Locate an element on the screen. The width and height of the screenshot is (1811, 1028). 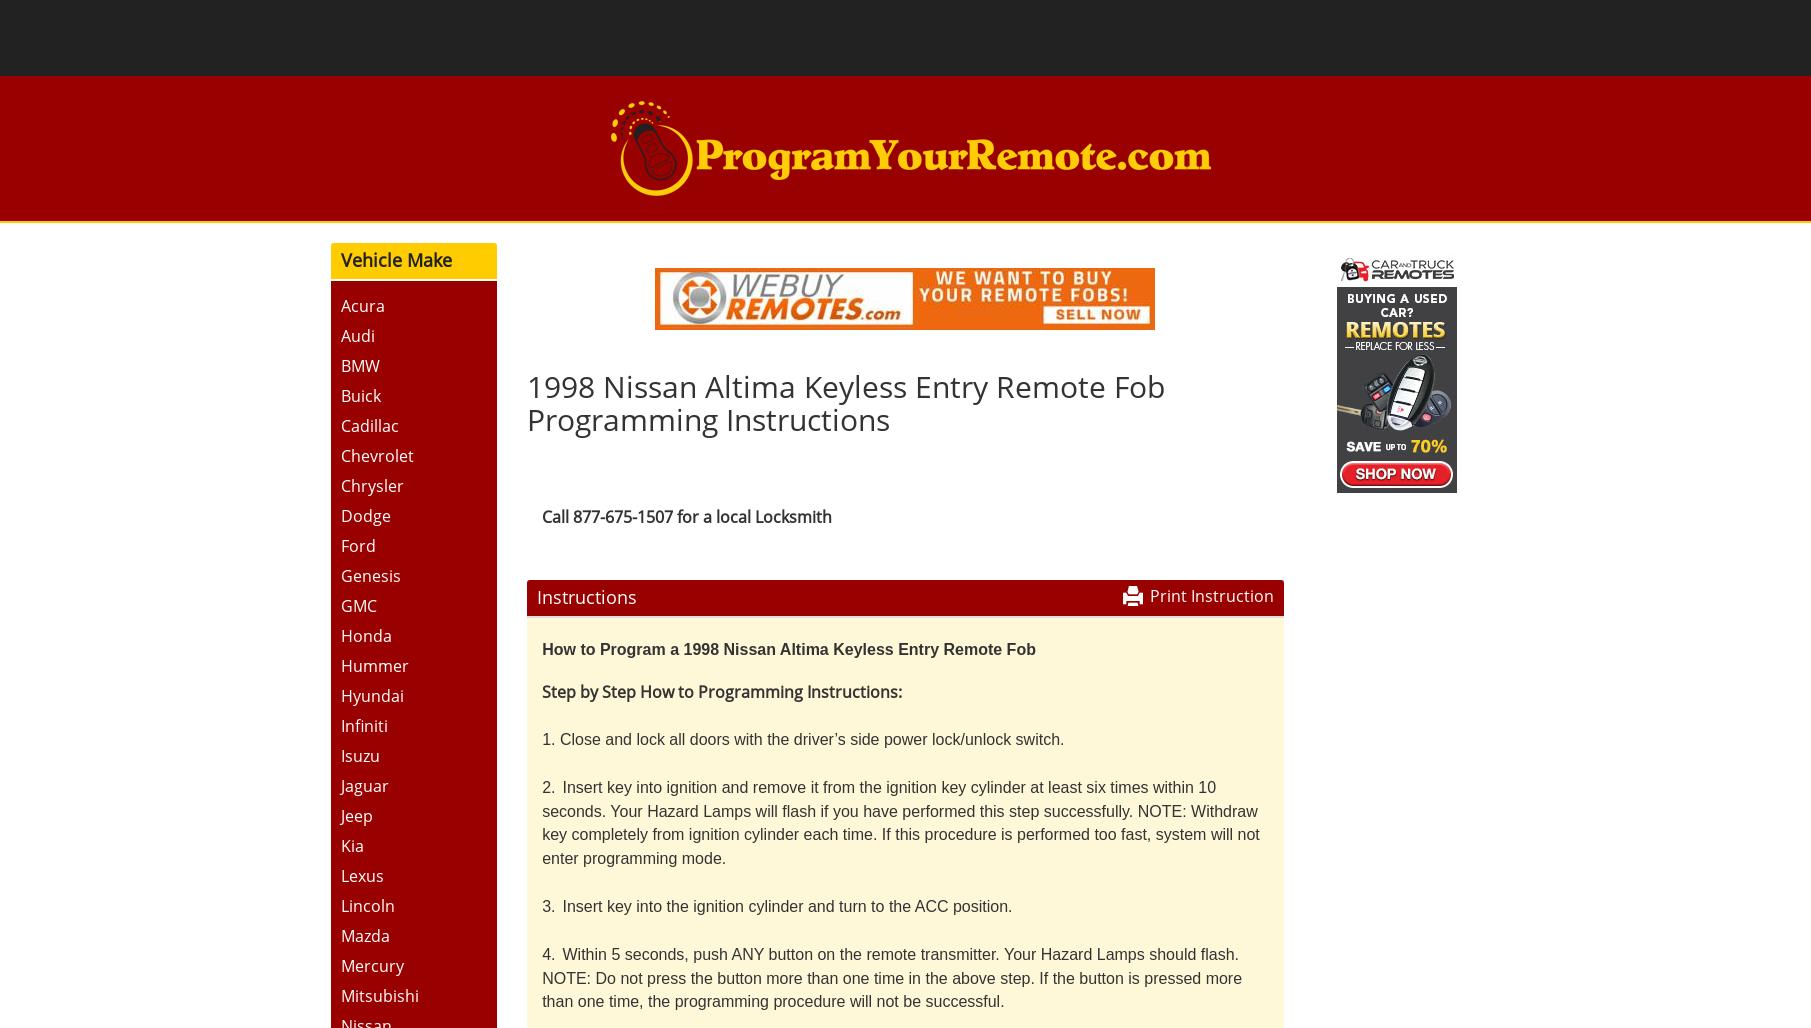
'BMW' is located at coordinates (338, 364).